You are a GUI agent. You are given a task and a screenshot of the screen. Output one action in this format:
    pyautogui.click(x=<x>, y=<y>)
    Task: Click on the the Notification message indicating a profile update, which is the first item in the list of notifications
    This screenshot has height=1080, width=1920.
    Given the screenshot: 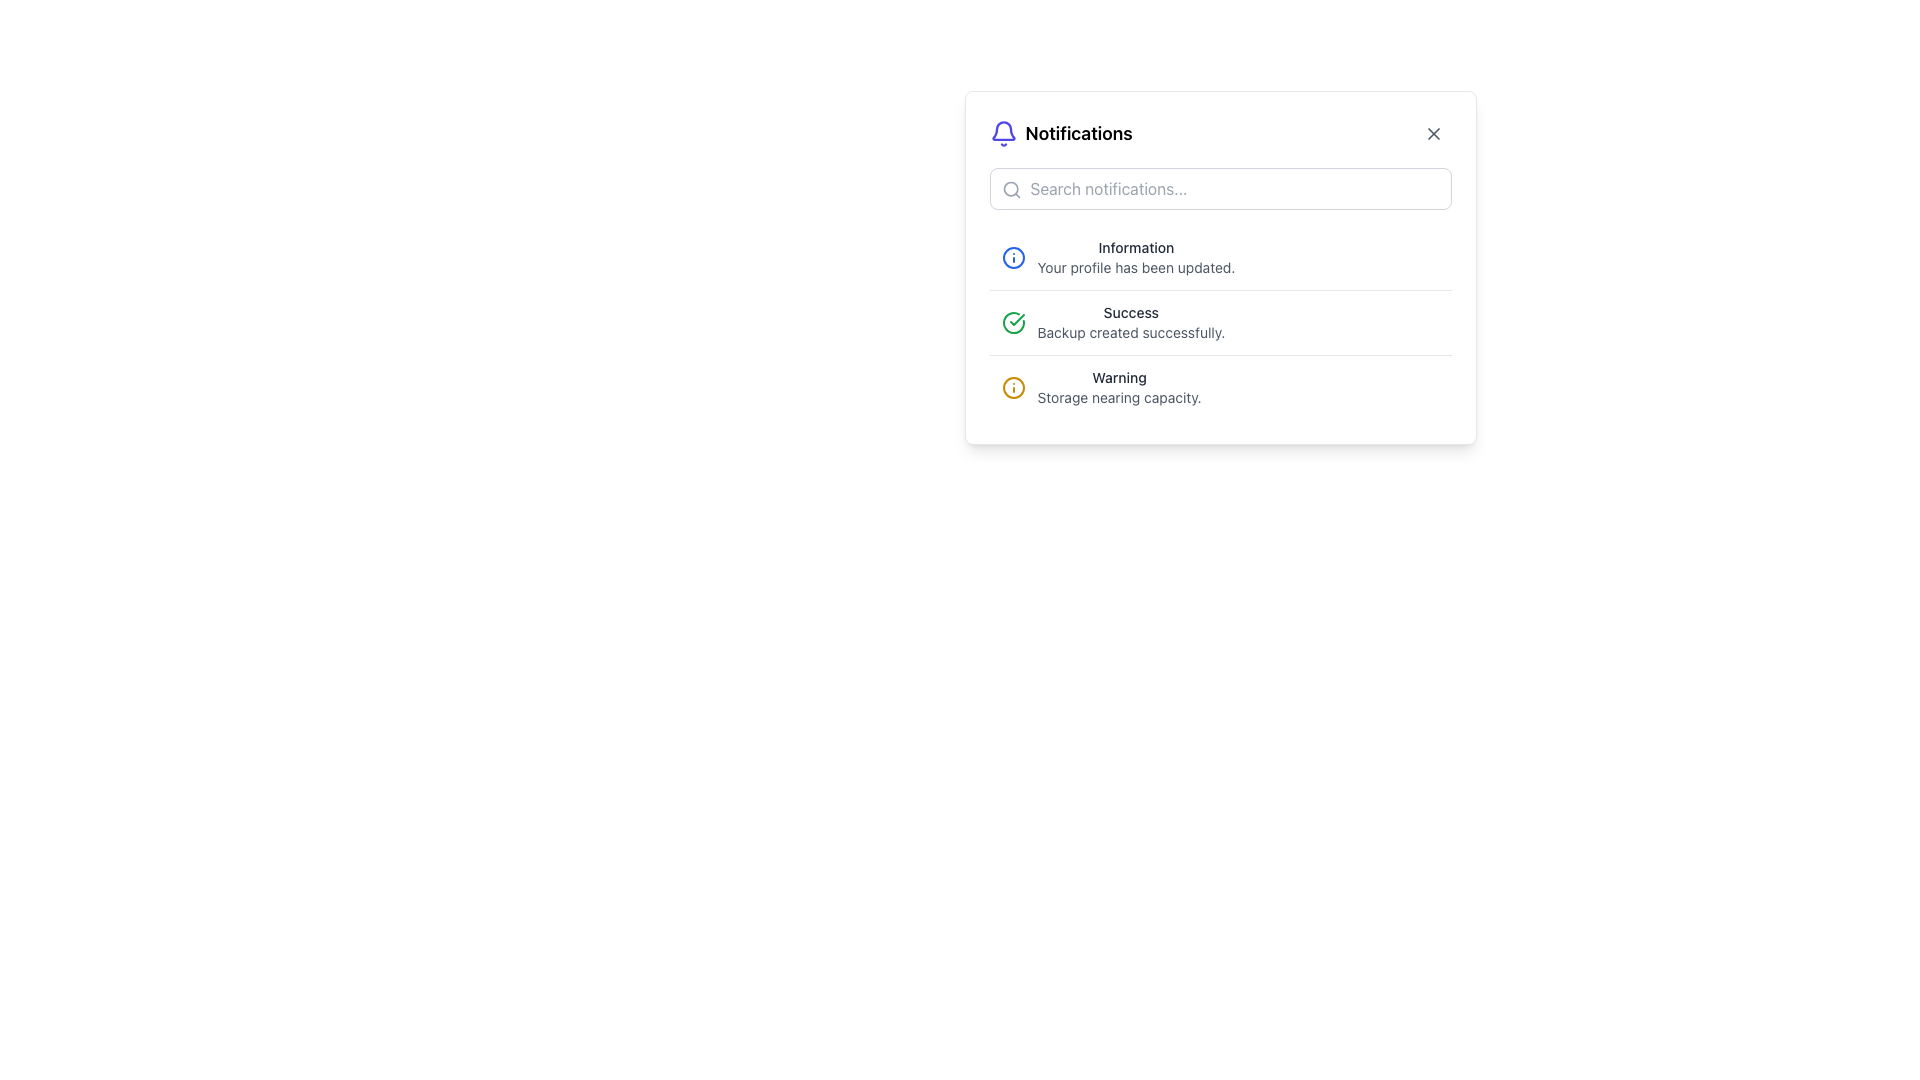 What is the action you would take?
    pyautogui.click(x=1219, y=257)
    